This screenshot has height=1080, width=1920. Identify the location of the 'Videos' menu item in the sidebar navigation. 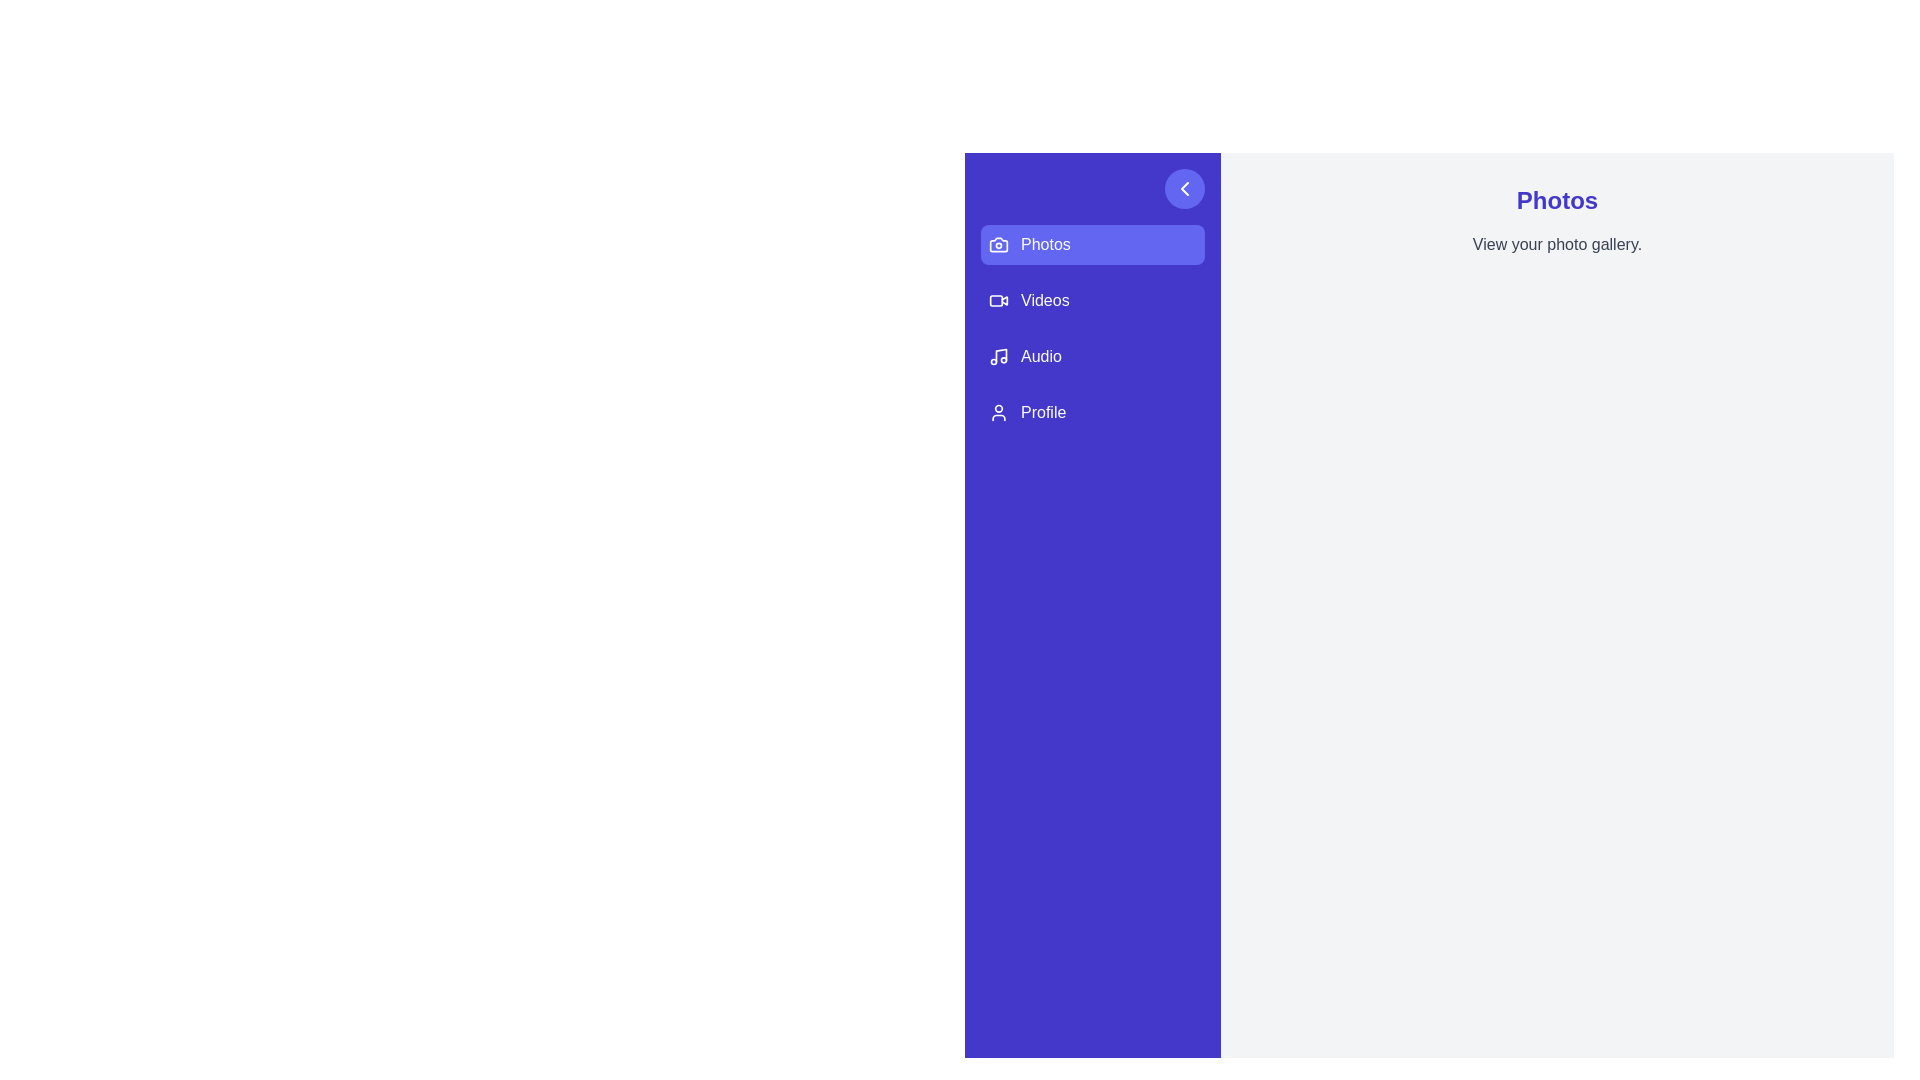
(1044, 300).